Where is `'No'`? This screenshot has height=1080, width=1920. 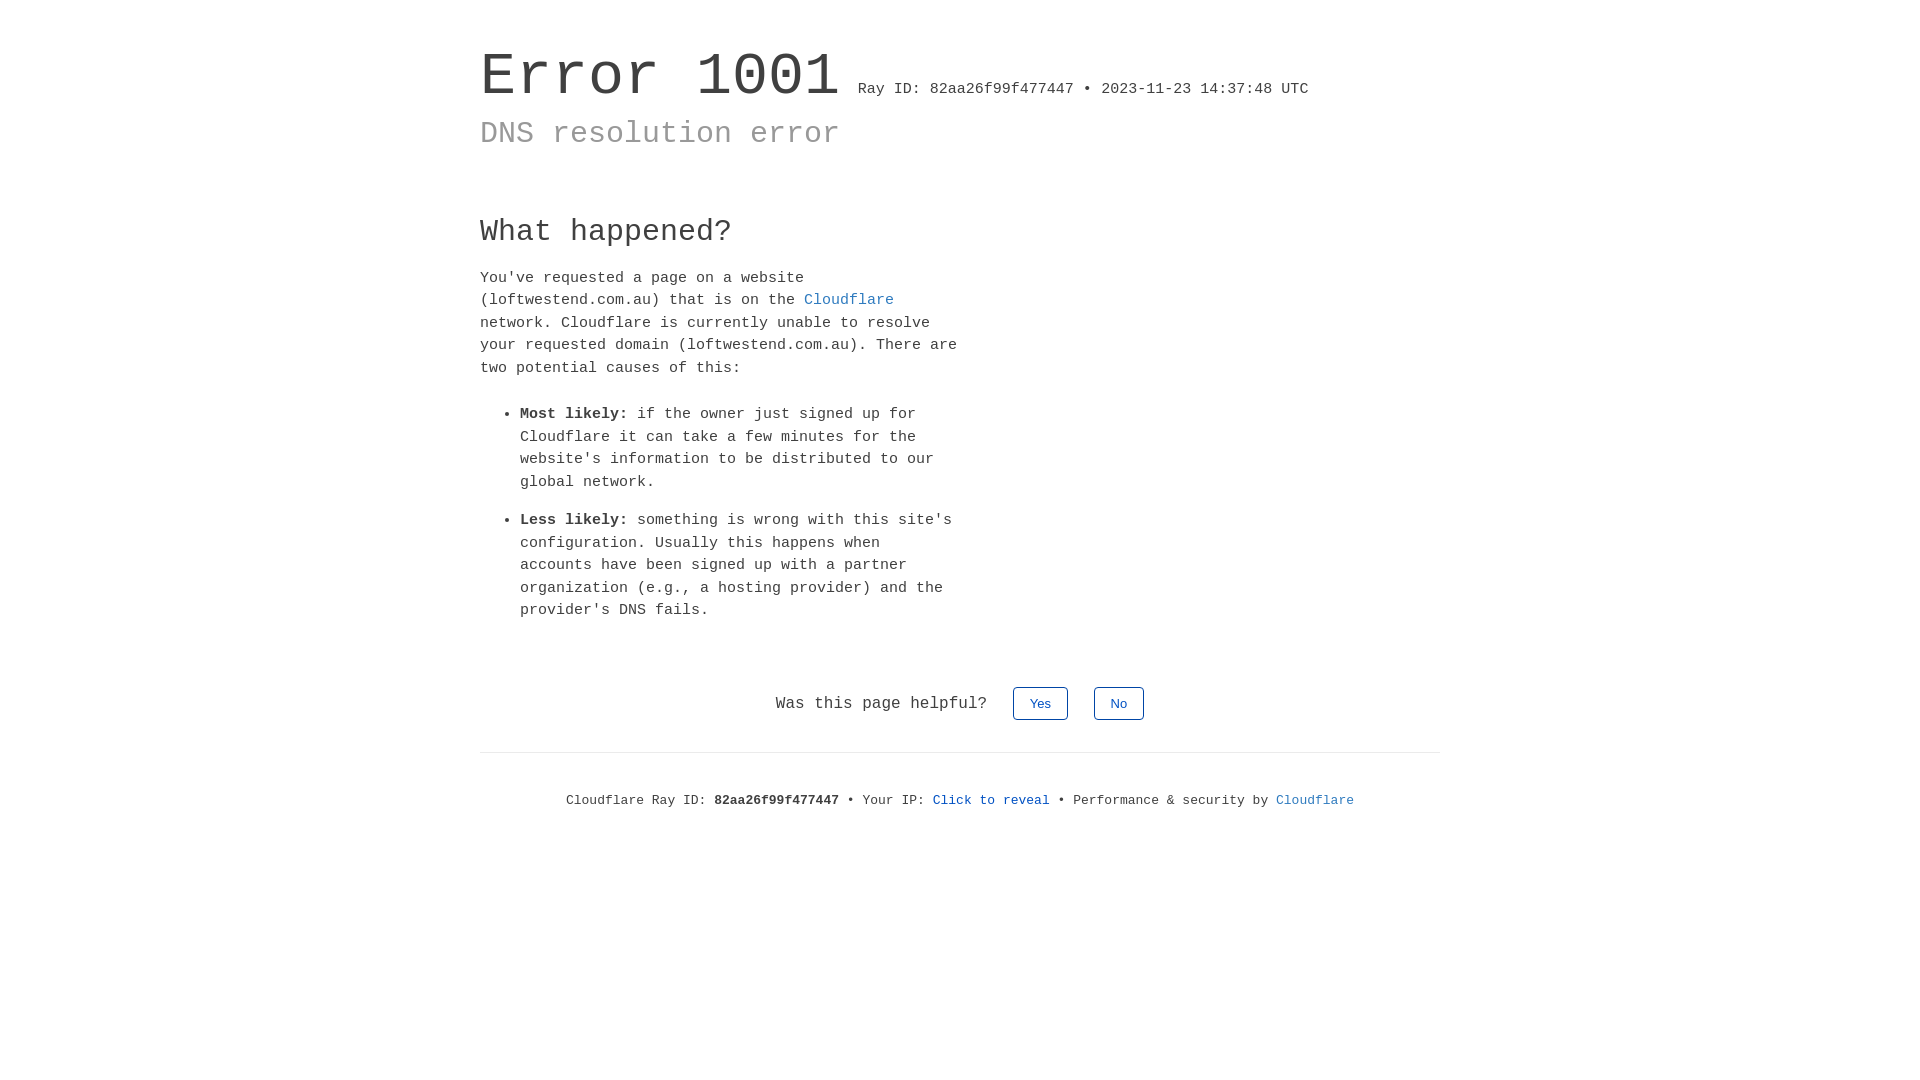 'No' is located at coordinates (1118, 701).